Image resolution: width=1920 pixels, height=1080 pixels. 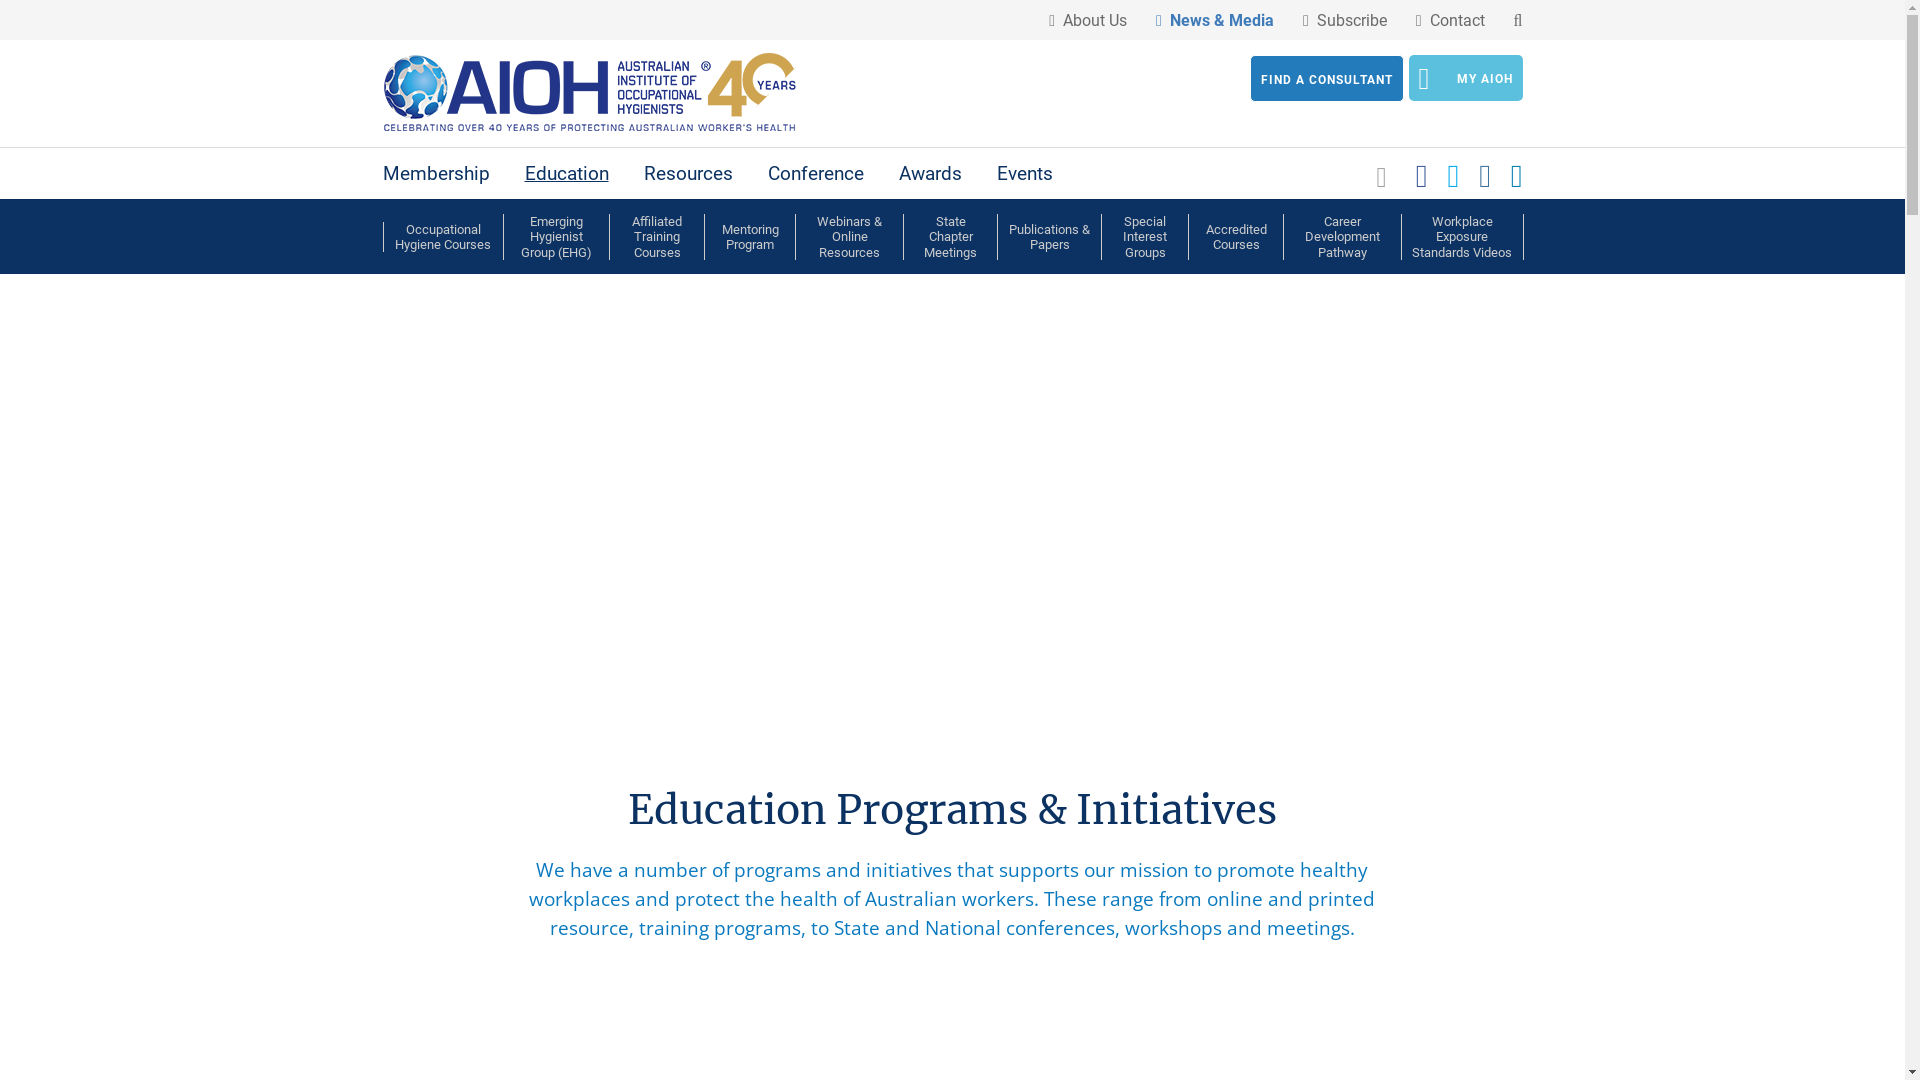 I want to click on 'Events', so click(x=996, y=172).